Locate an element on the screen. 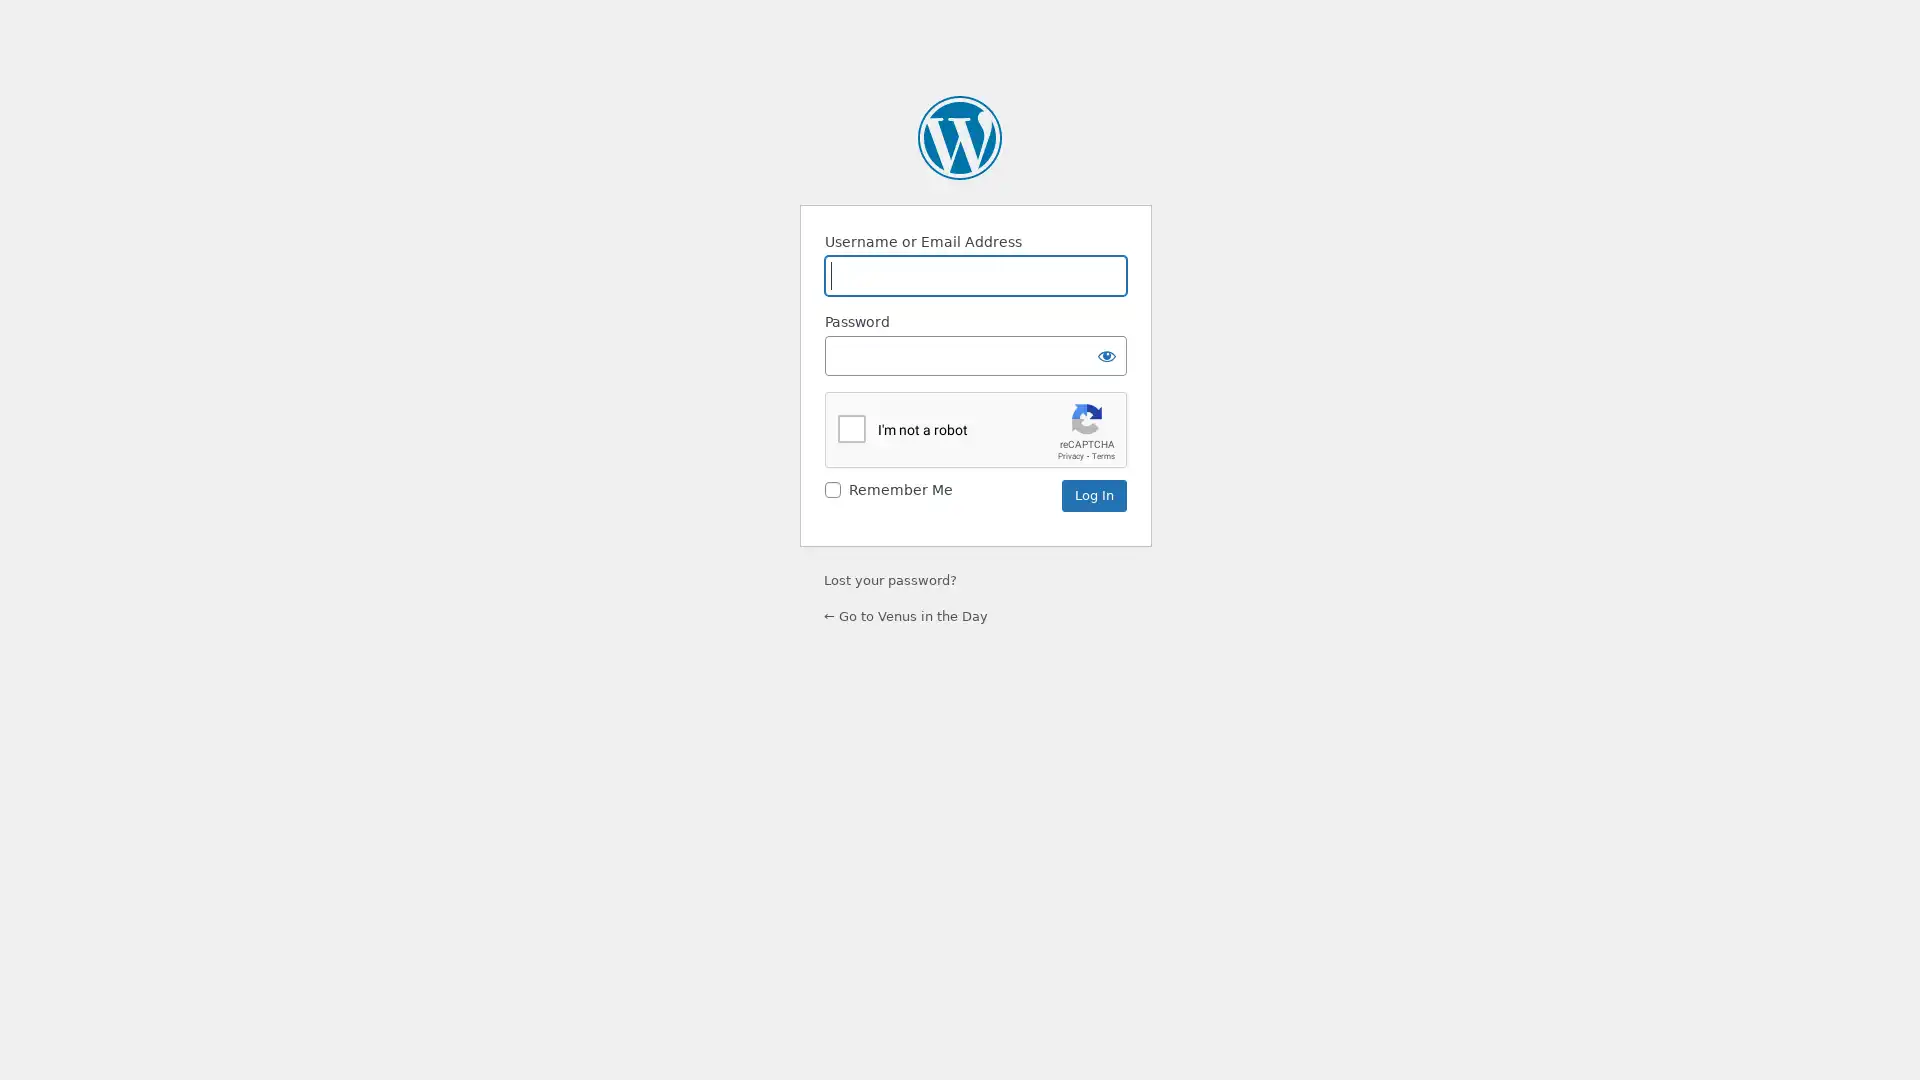 The width and height of the screenshot is (1920, 1080). Show password is located at coordinates (1106, 354).